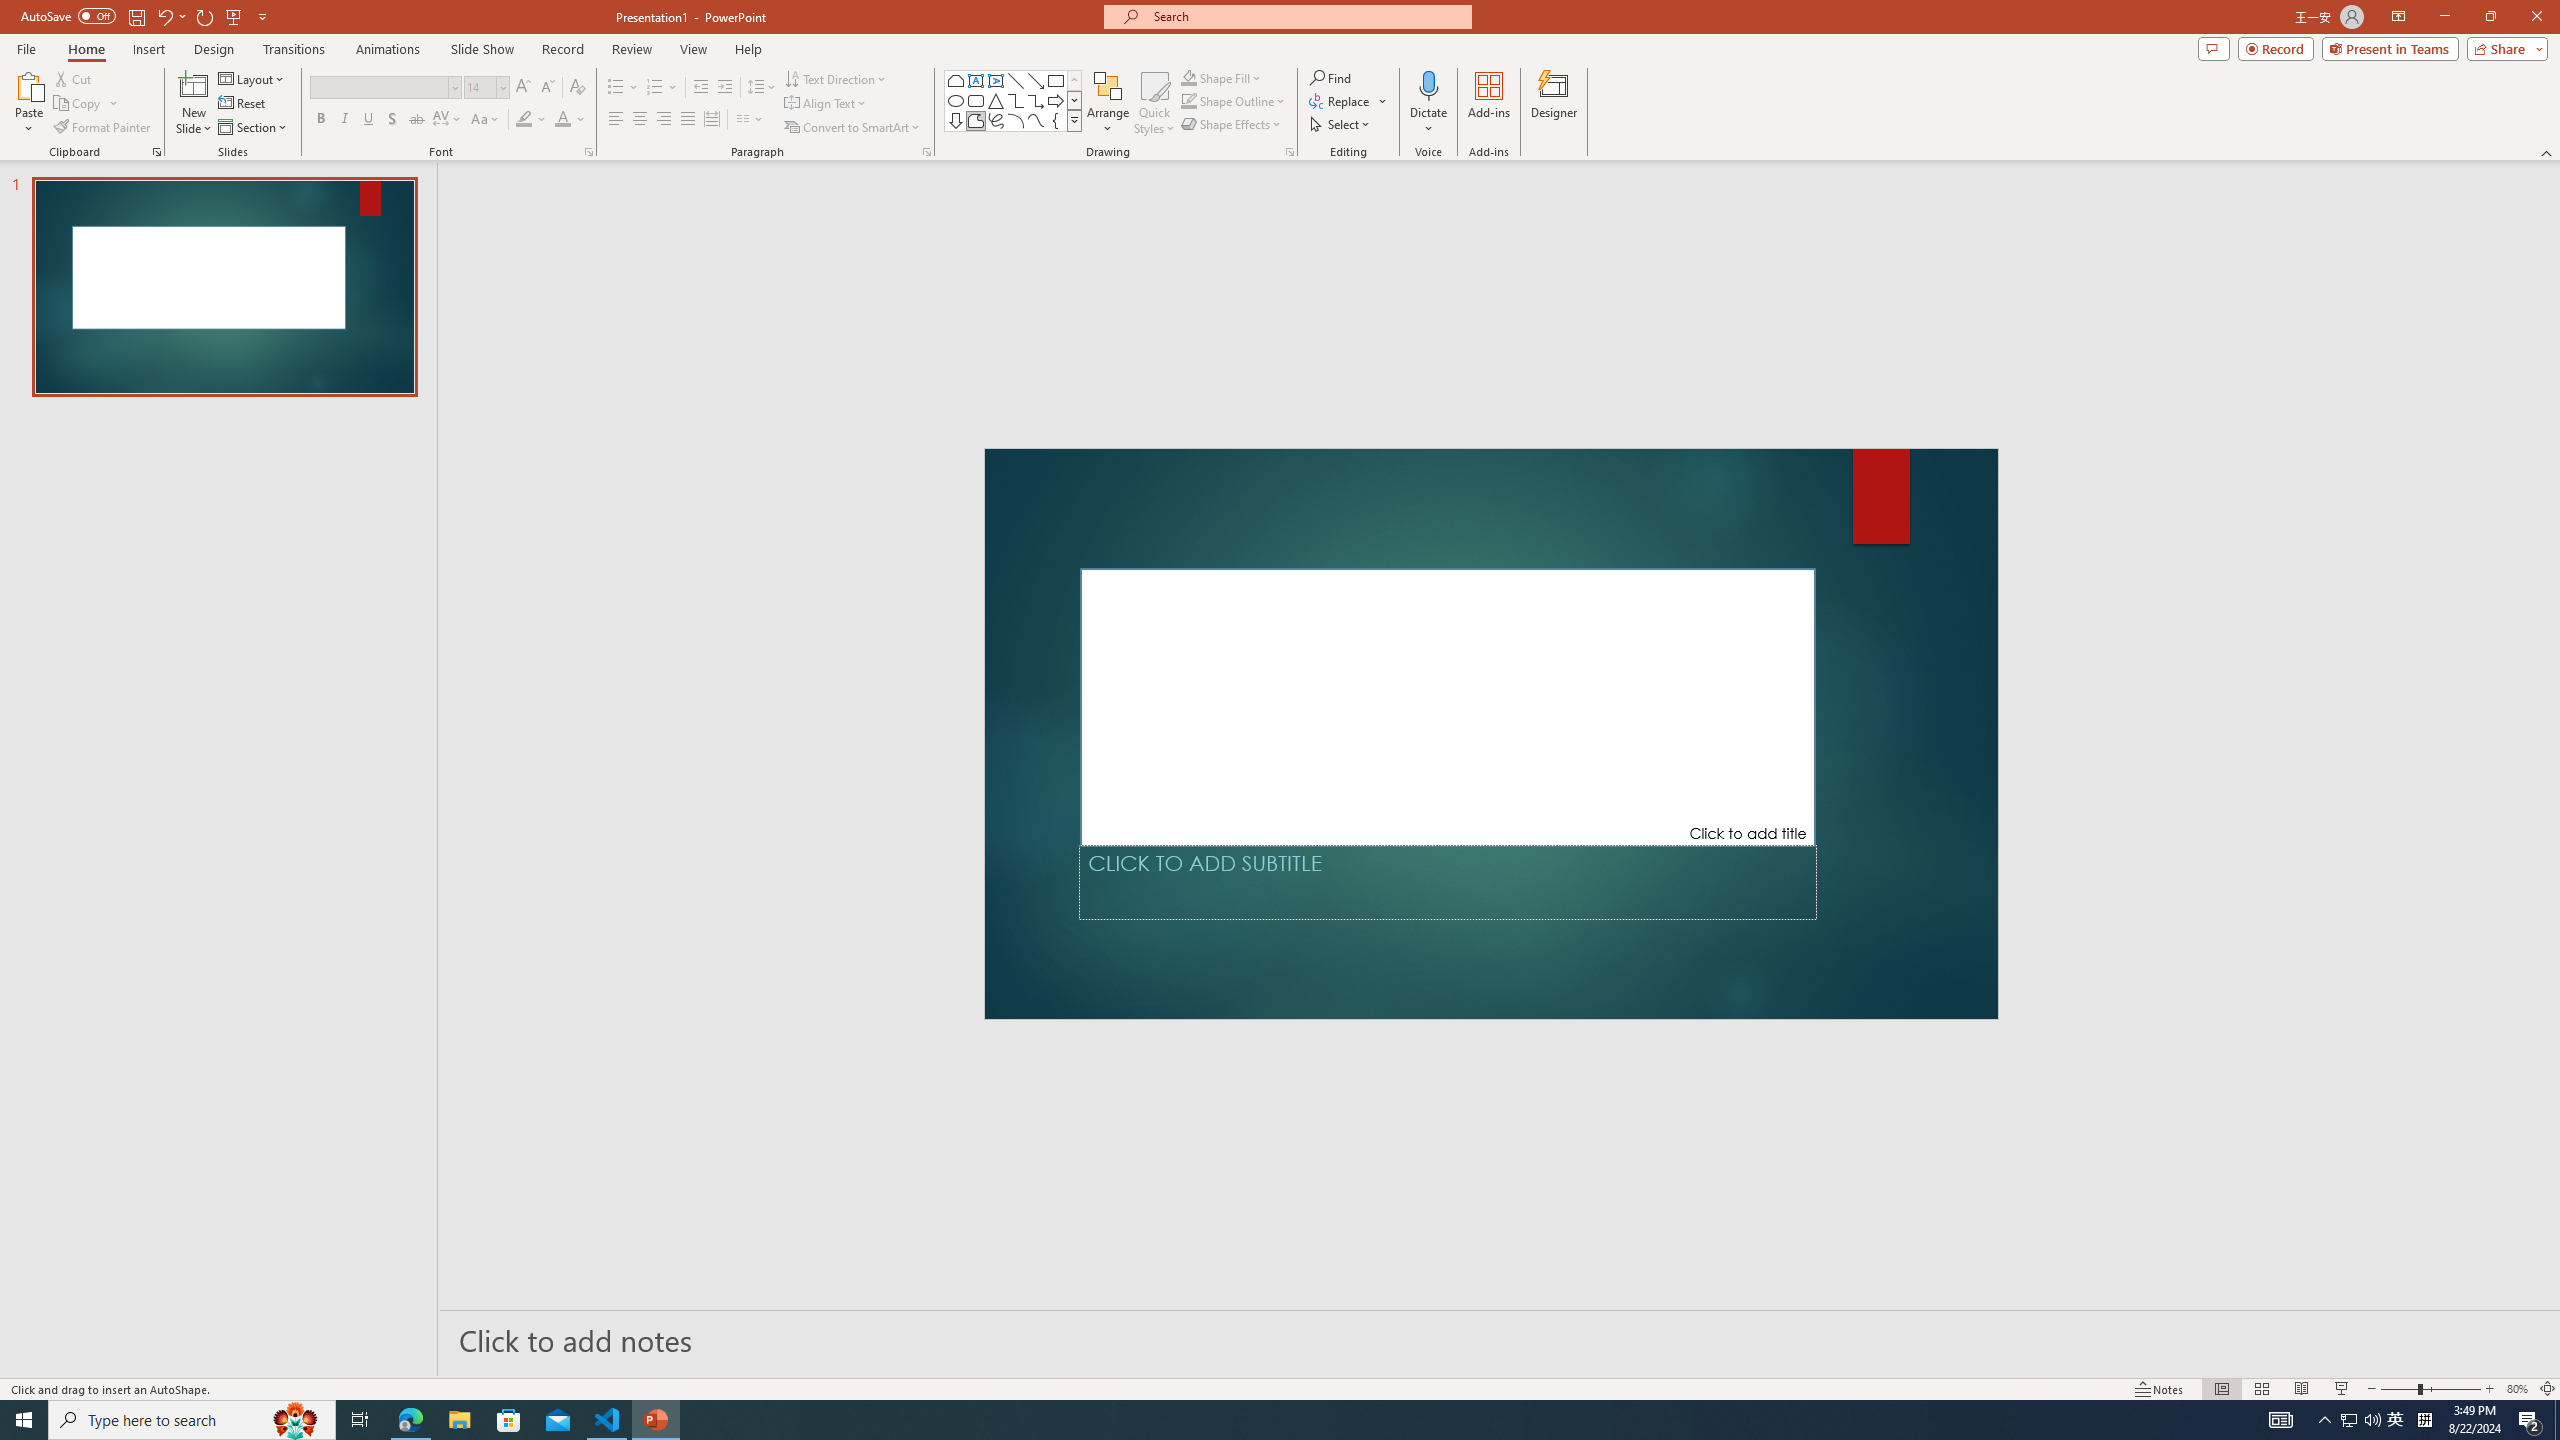 The height and width of the screenshot is (1440, 2560). I want to click on 'Subtitle TextBox', so click(1447, 881).